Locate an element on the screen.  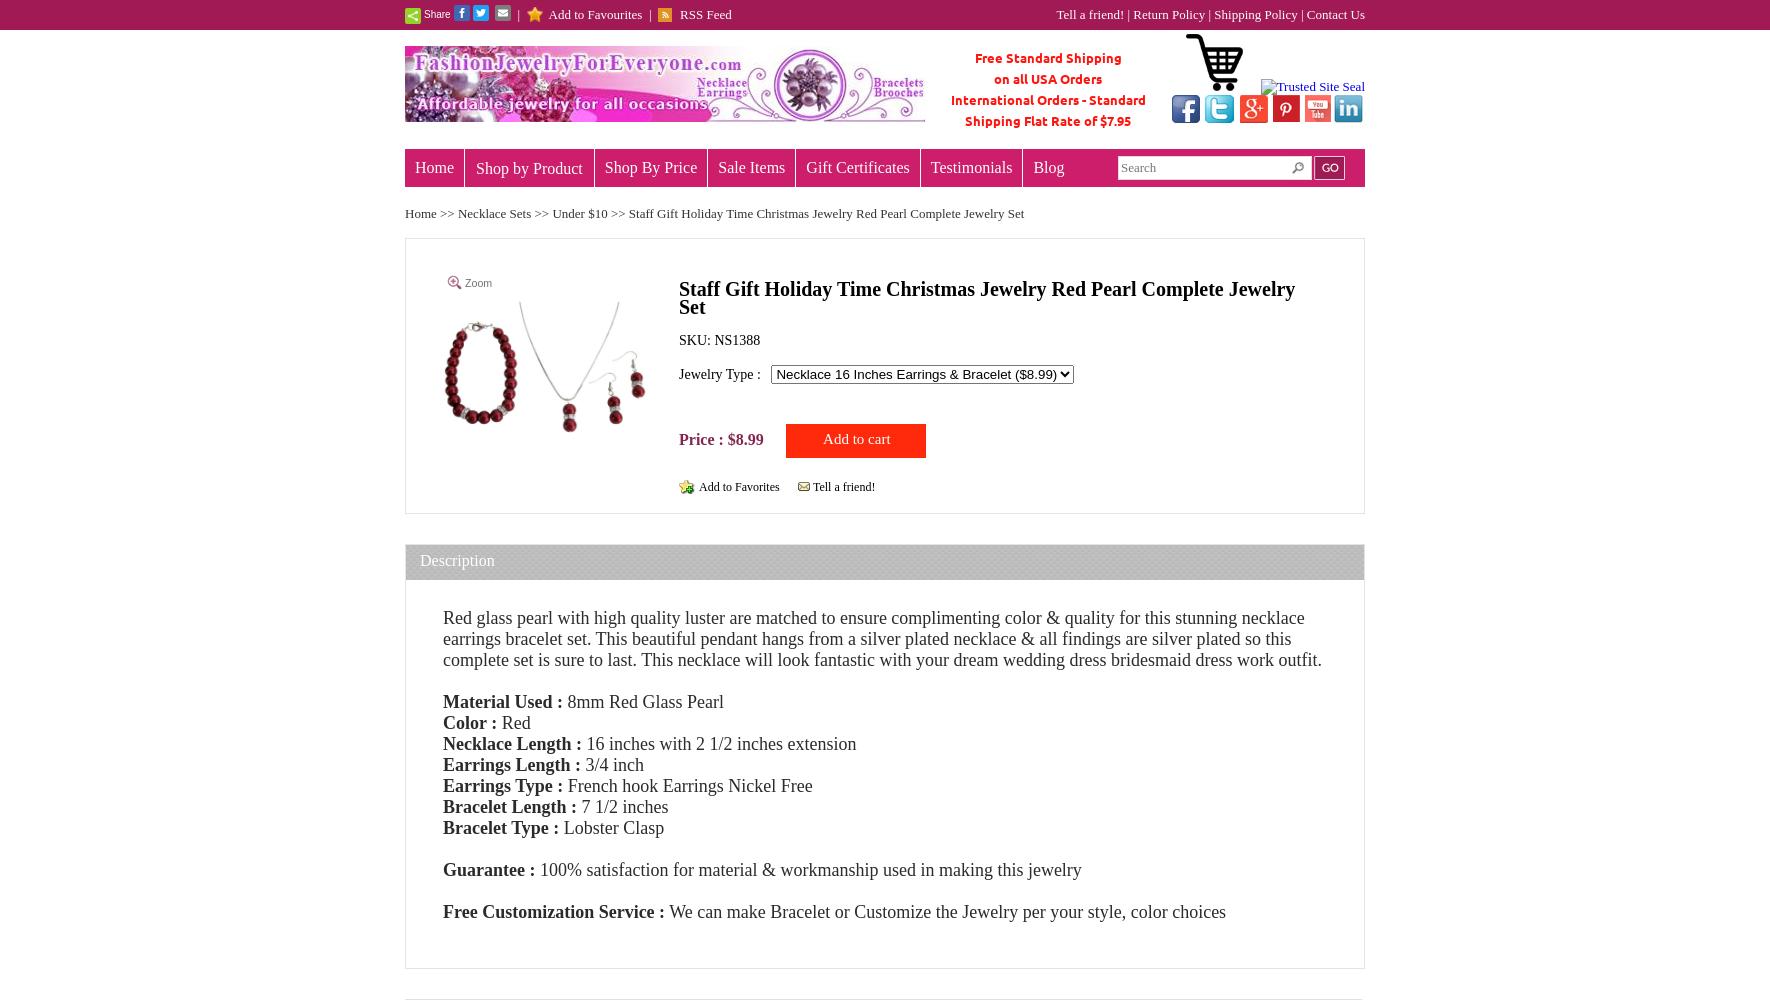
'Earrings Type :' is located at coordinates (503, 786).